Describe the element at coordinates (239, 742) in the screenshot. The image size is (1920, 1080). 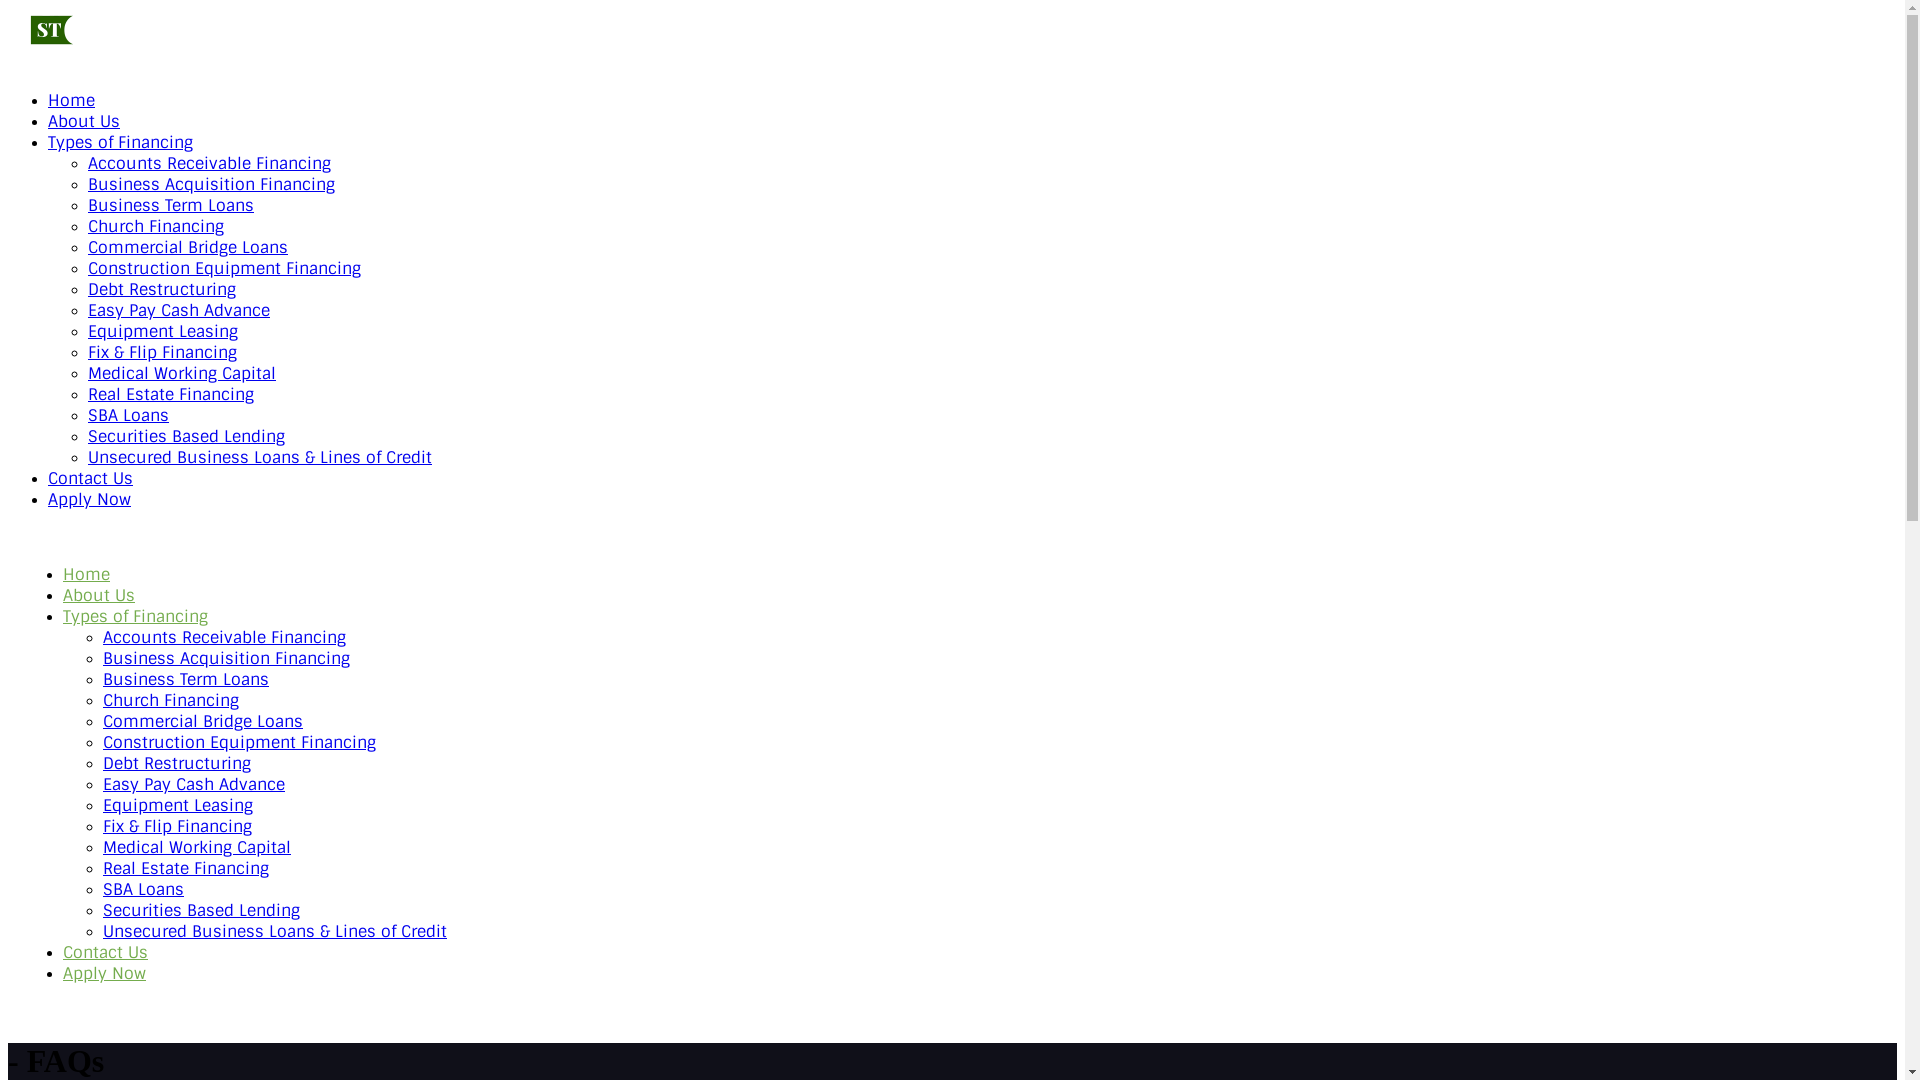
I see `'Construction Equipment Financing'` at that location.